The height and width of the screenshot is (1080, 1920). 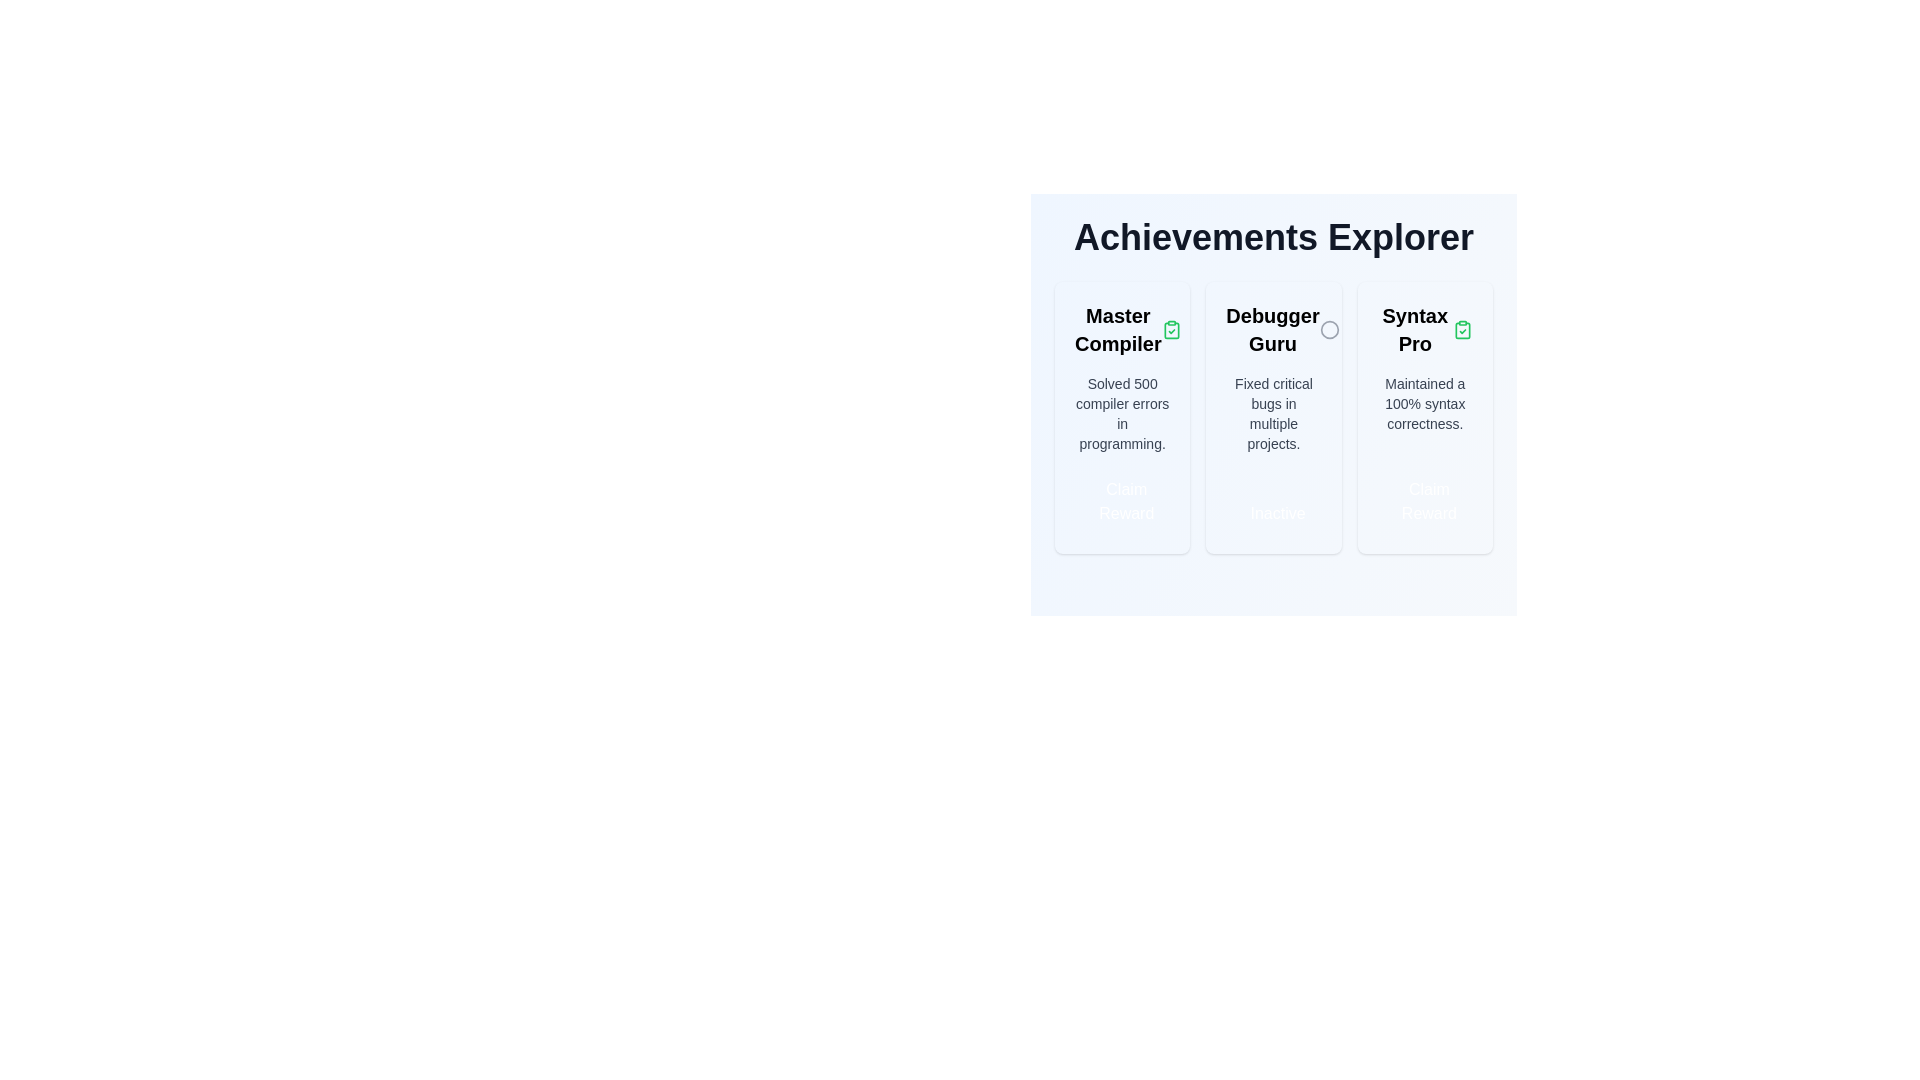 What do you see at coordinates (1463, 329) in the screenshot?
I see `the green clipboard icon with a checkmark located in the upper-right corner of the 'Syntax Pro' achievement card` at bounding box center [1463, 329].